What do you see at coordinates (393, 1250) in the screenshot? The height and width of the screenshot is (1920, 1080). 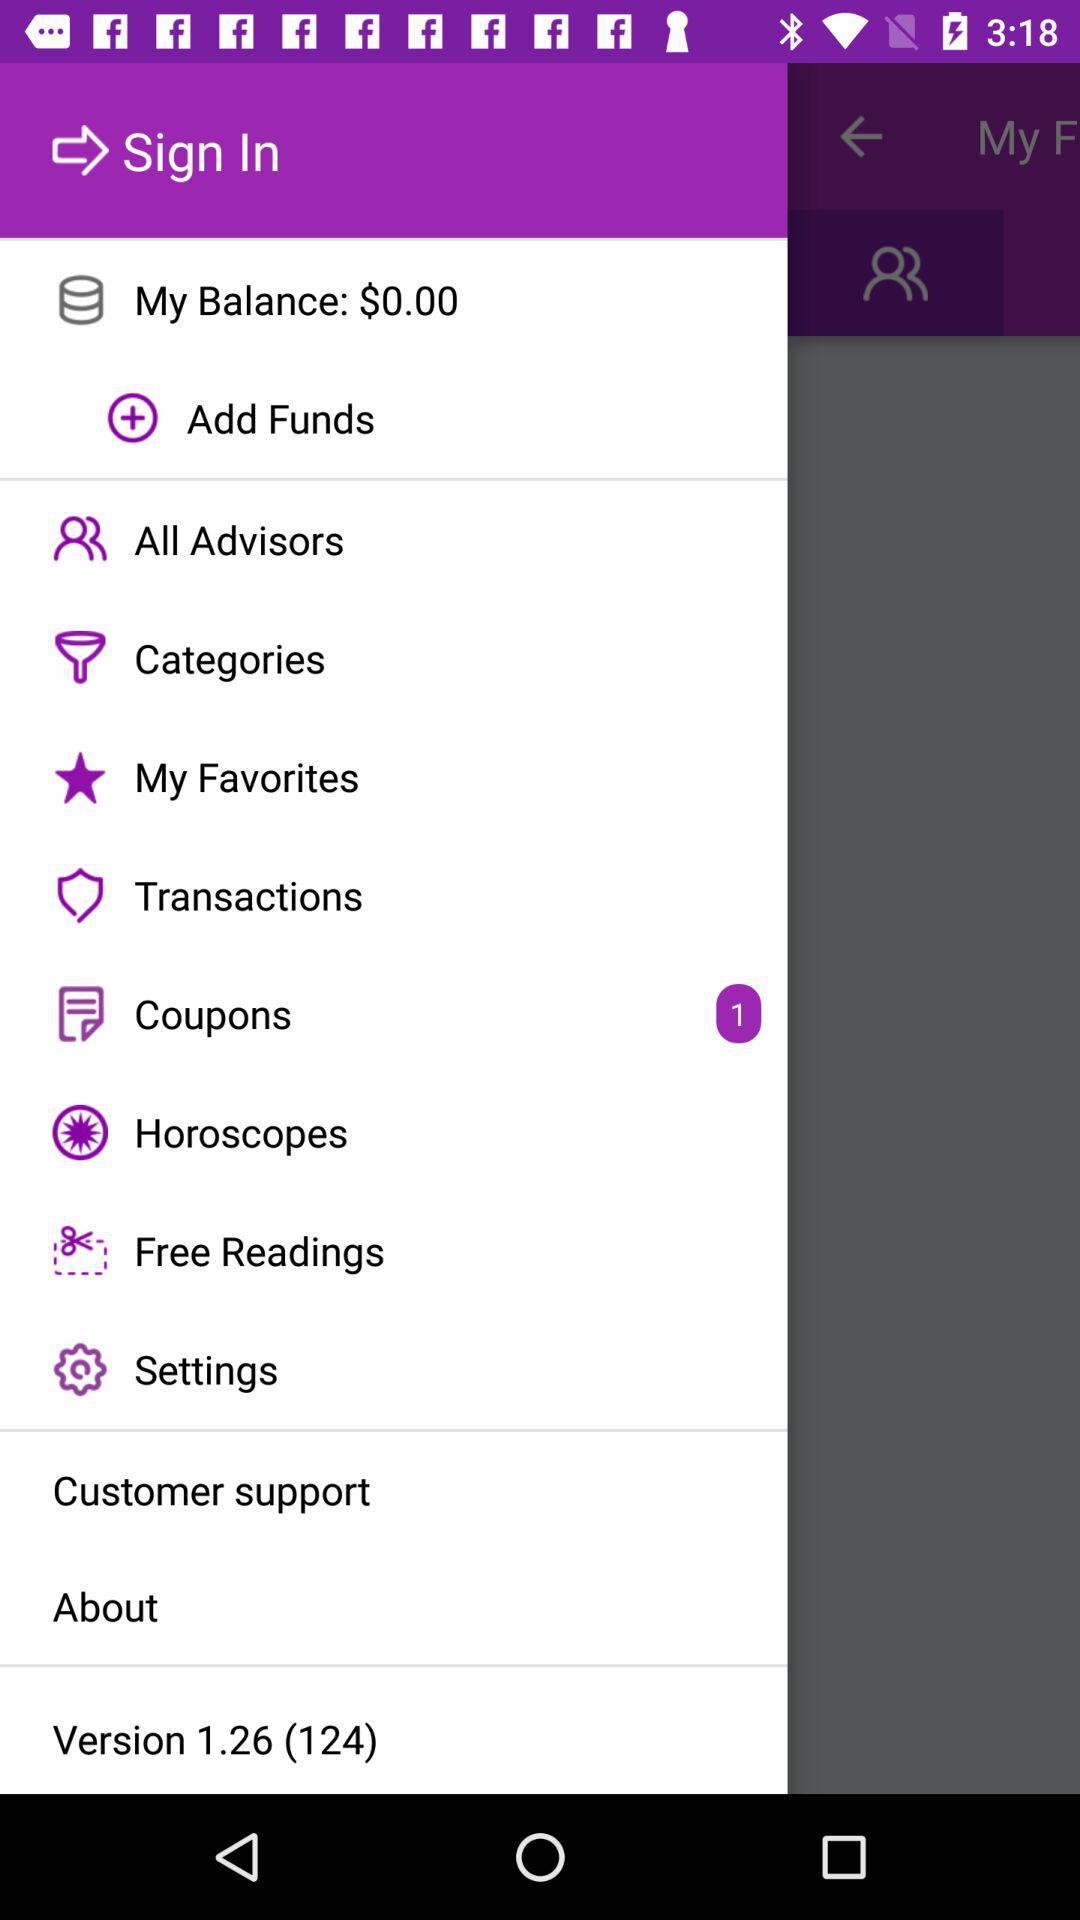 I see `item above the settings item` at bounding box center [393, 1250].